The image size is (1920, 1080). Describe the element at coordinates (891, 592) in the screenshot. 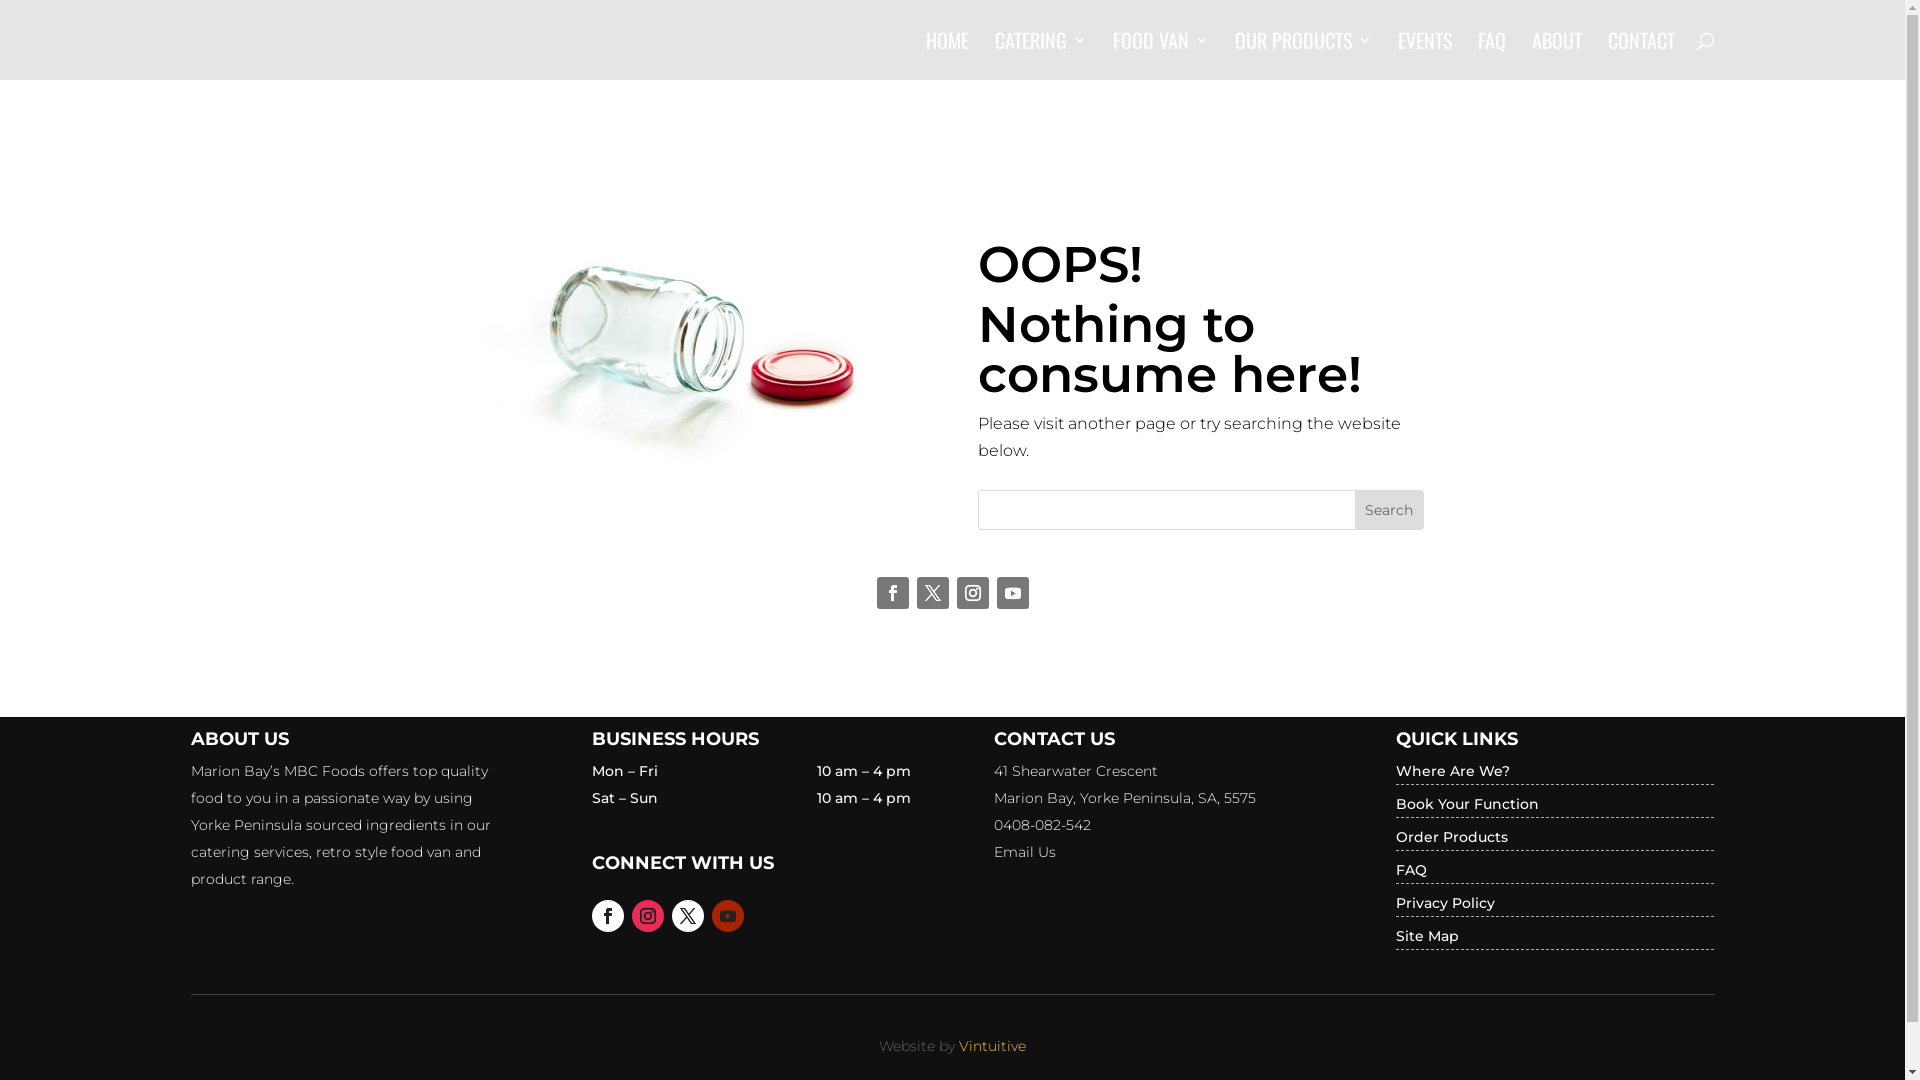

I see `'Follow on Facebook'` at that location.